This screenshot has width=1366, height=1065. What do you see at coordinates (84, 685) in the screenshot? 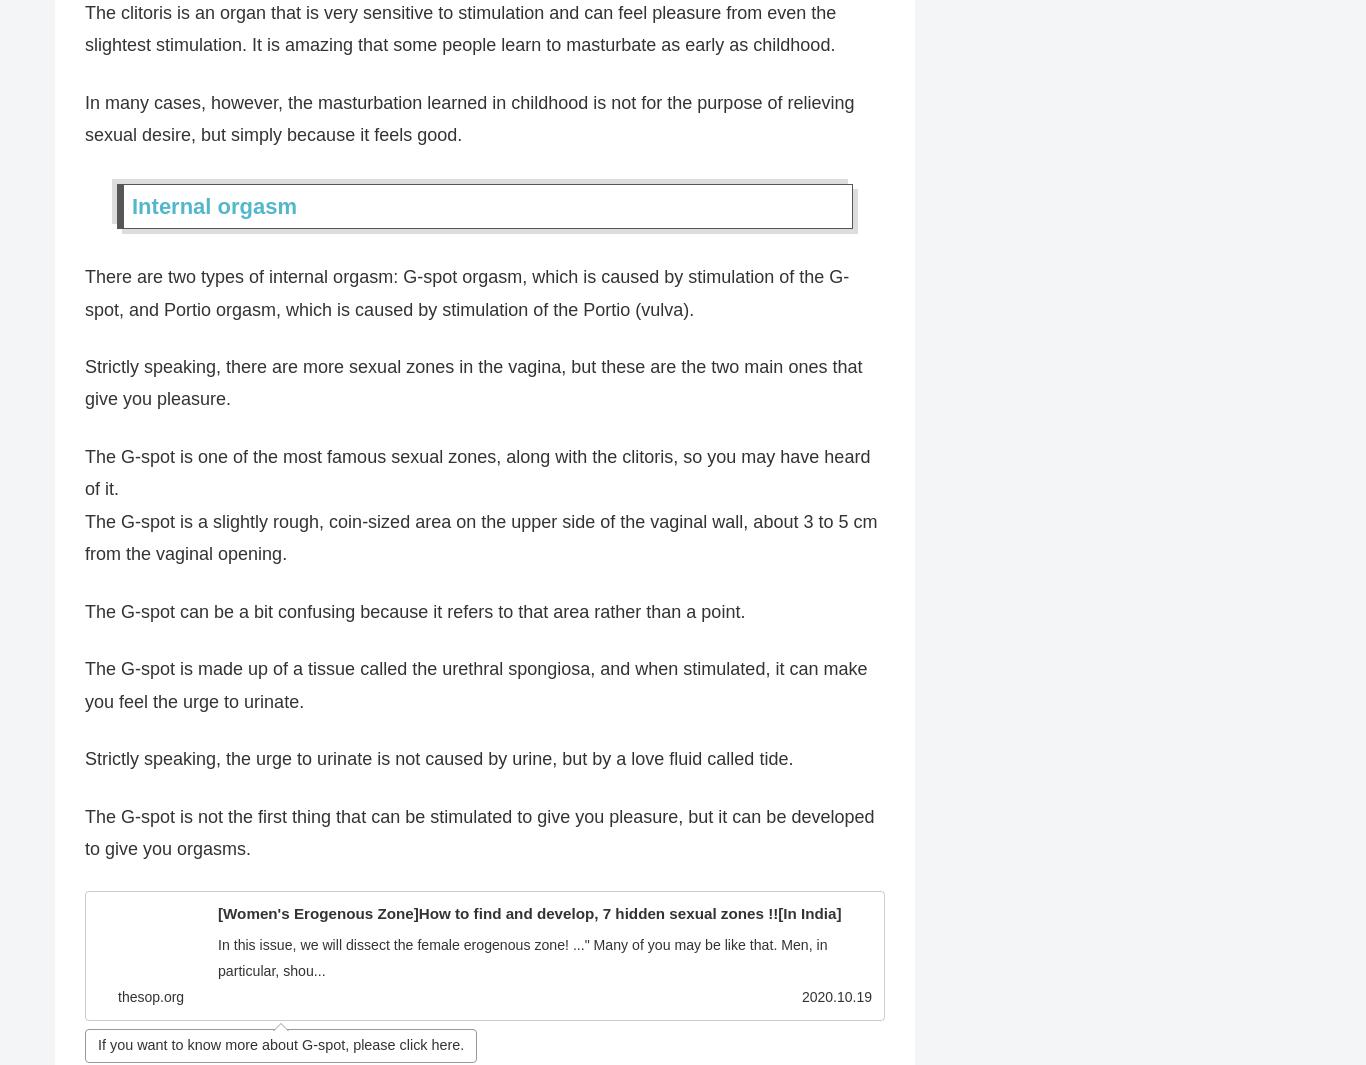
I see `'The G-spot is made up of a tissue called the urethral spongiosa, and when stimulated, it can make you feel the urge to urinate.'` at bounding box center [84, 685].